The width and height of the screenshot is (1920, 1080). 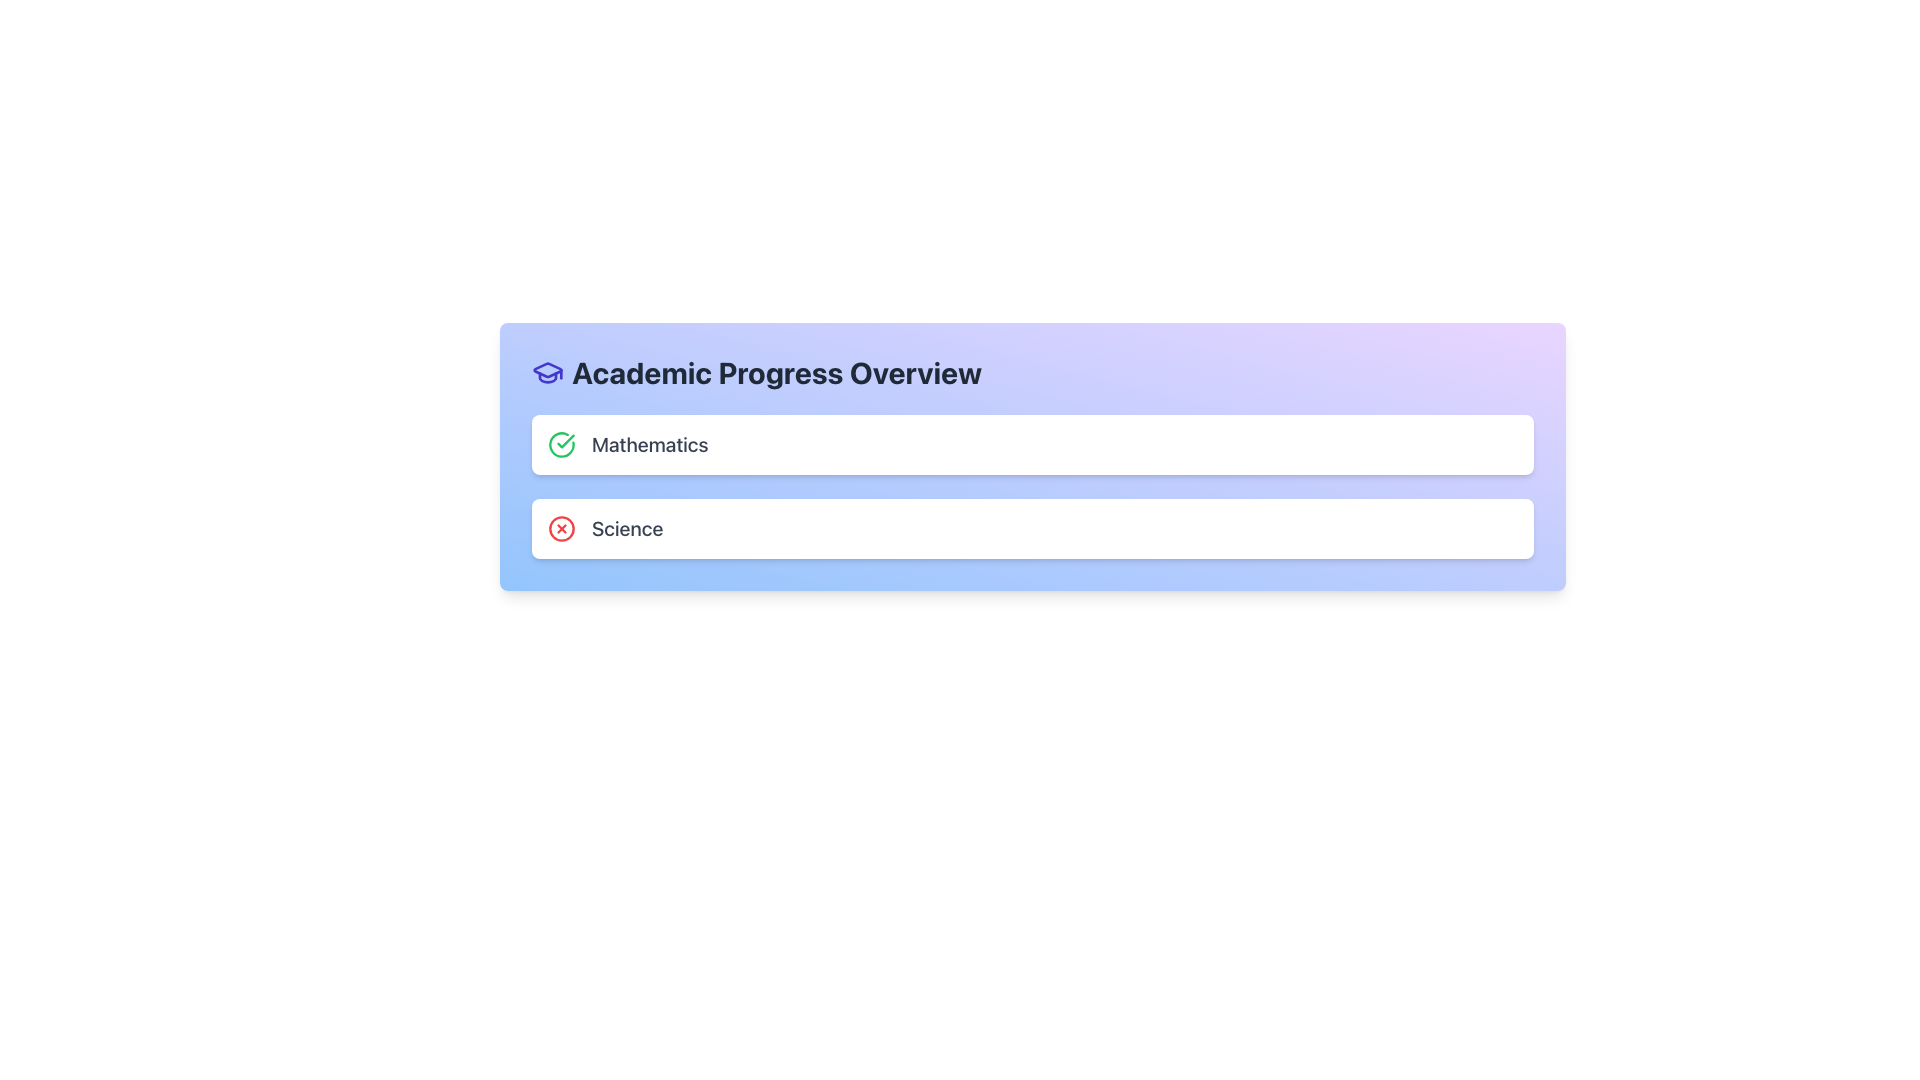 What do you see at coordinates (560, 527) in the screenshot?
I see `the negative status icon located to the left of the 'Science' text in the second row under 'Academic Progress Overview'` at bounding box center [560, 527].